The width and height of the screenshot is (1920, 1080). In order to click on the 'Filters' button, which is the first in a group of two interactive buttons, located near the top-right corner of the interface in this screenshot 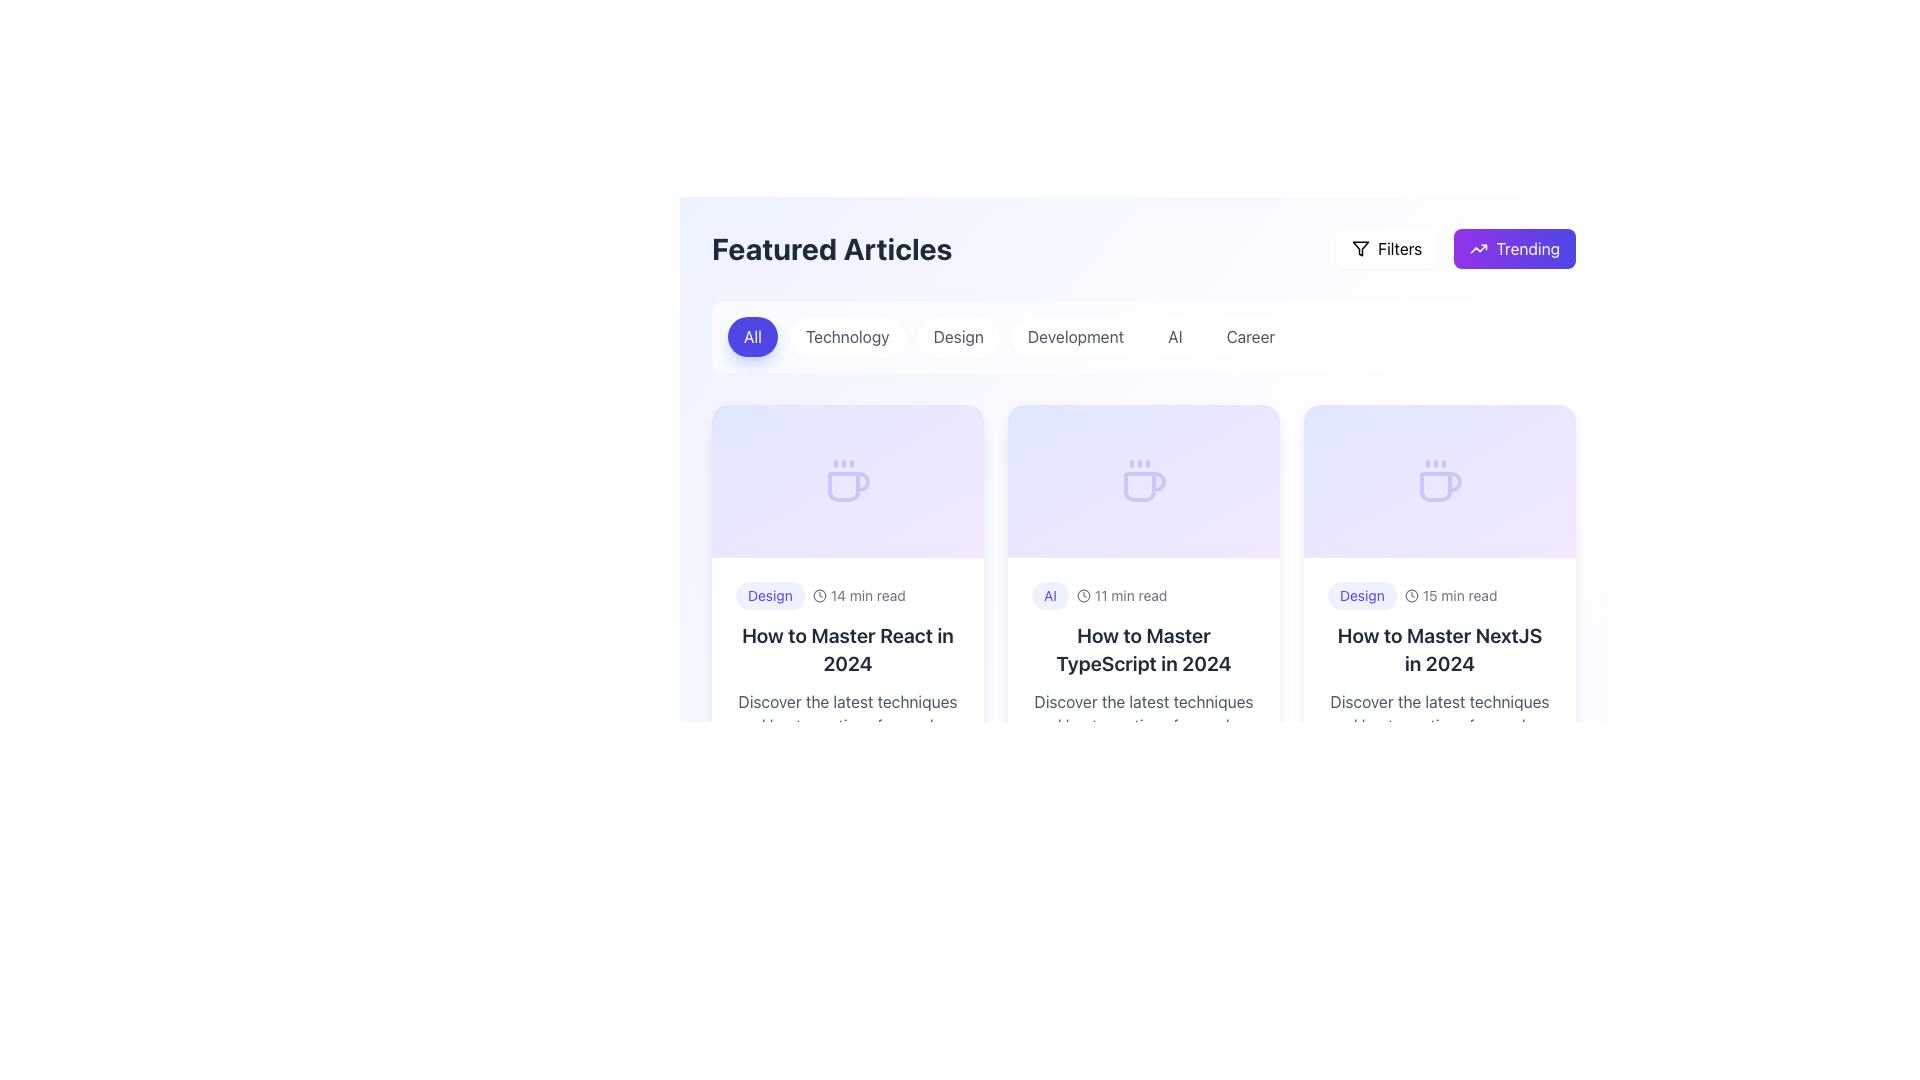, I will do `click(1386, 248)`.